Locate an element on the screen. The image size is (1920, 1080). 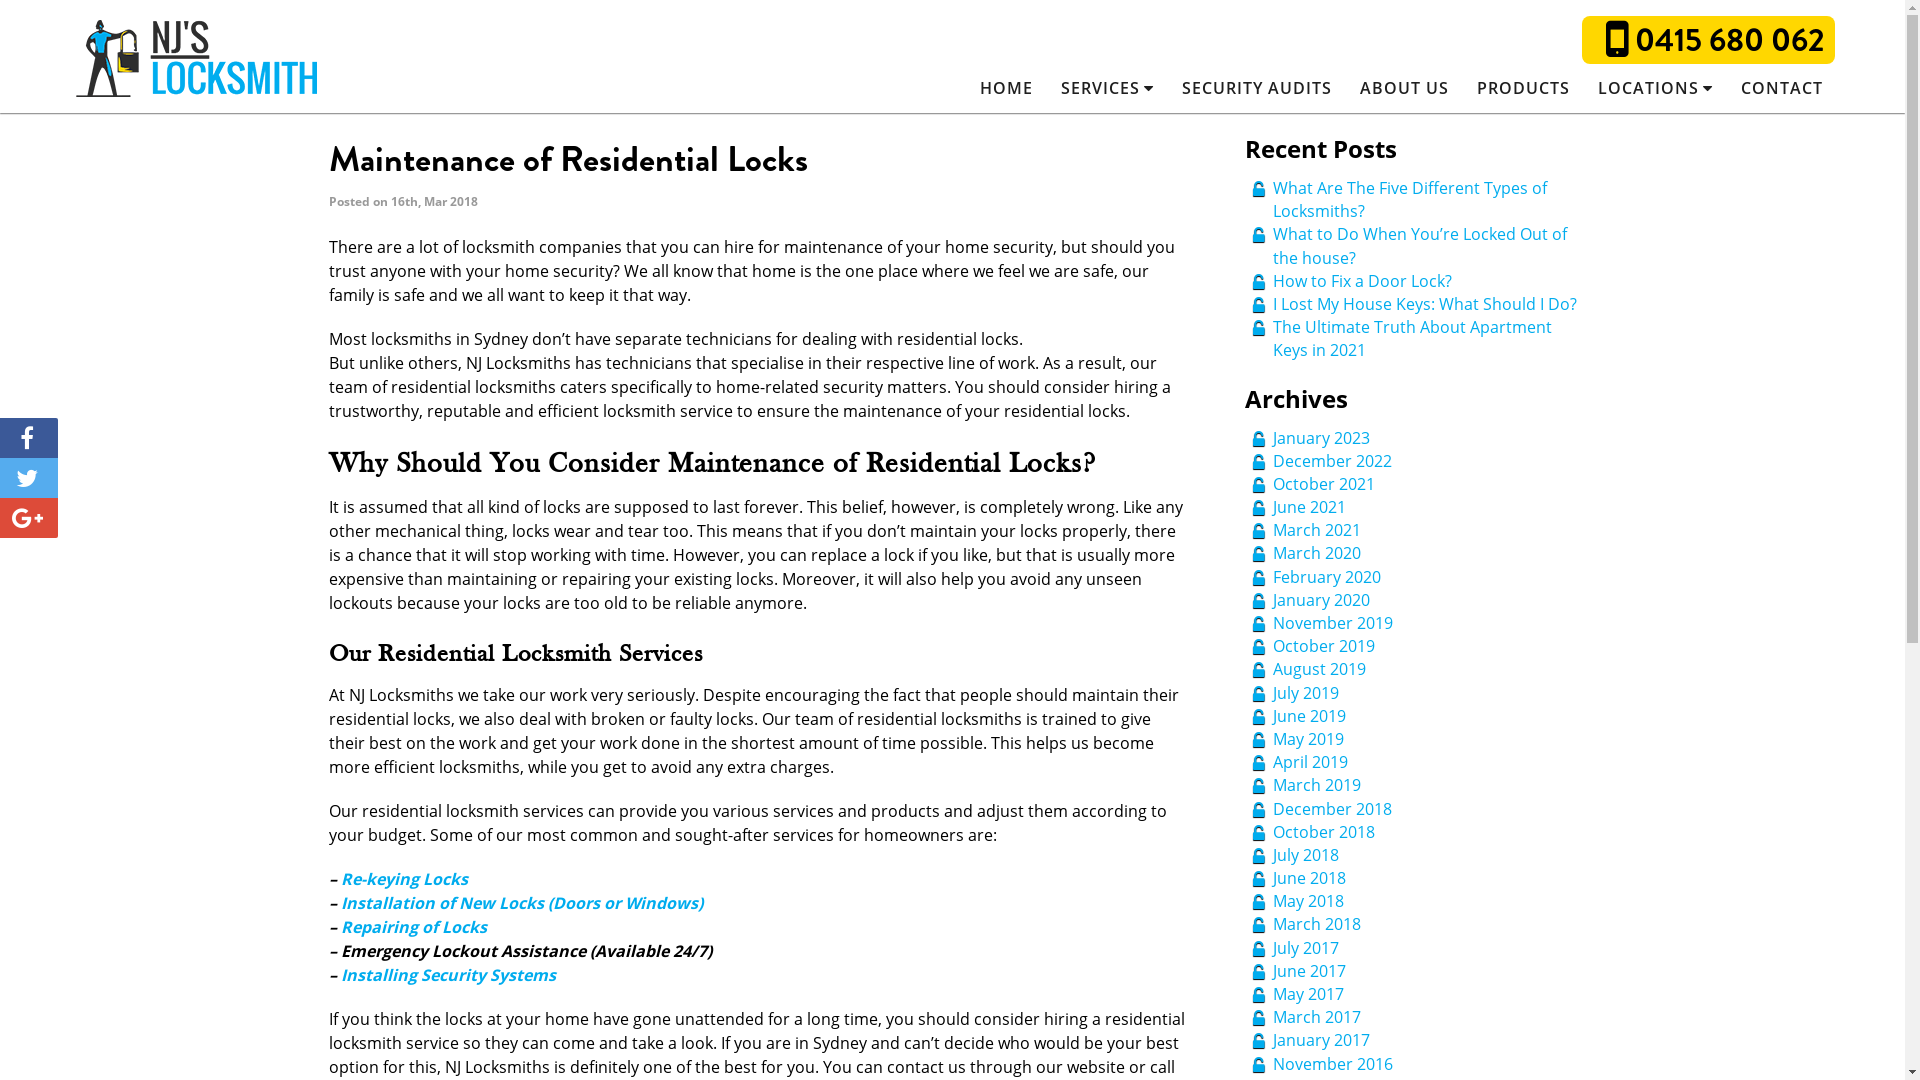
'CONTACT' is located at coordinates (1781, 87).